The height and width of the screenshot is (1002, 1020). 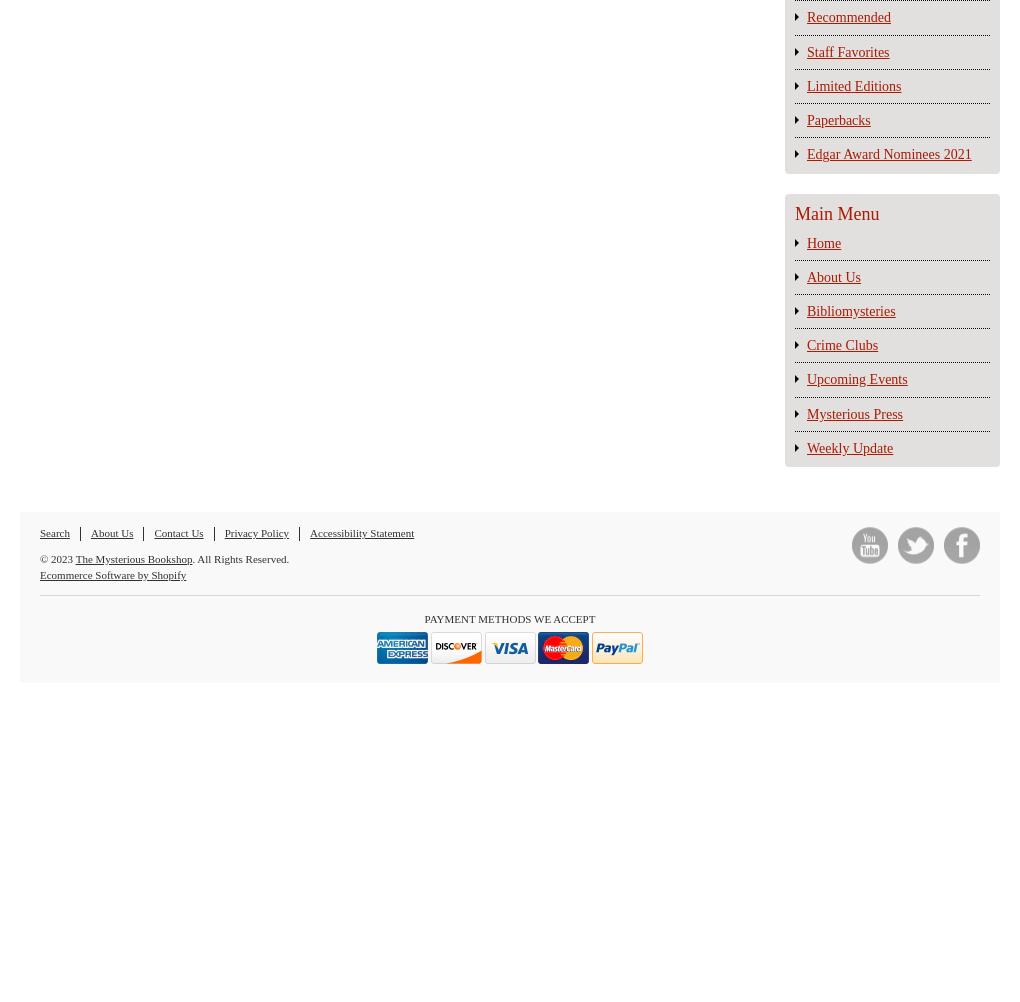 I want to click on 'Recommended', so click(x=848, y=17).